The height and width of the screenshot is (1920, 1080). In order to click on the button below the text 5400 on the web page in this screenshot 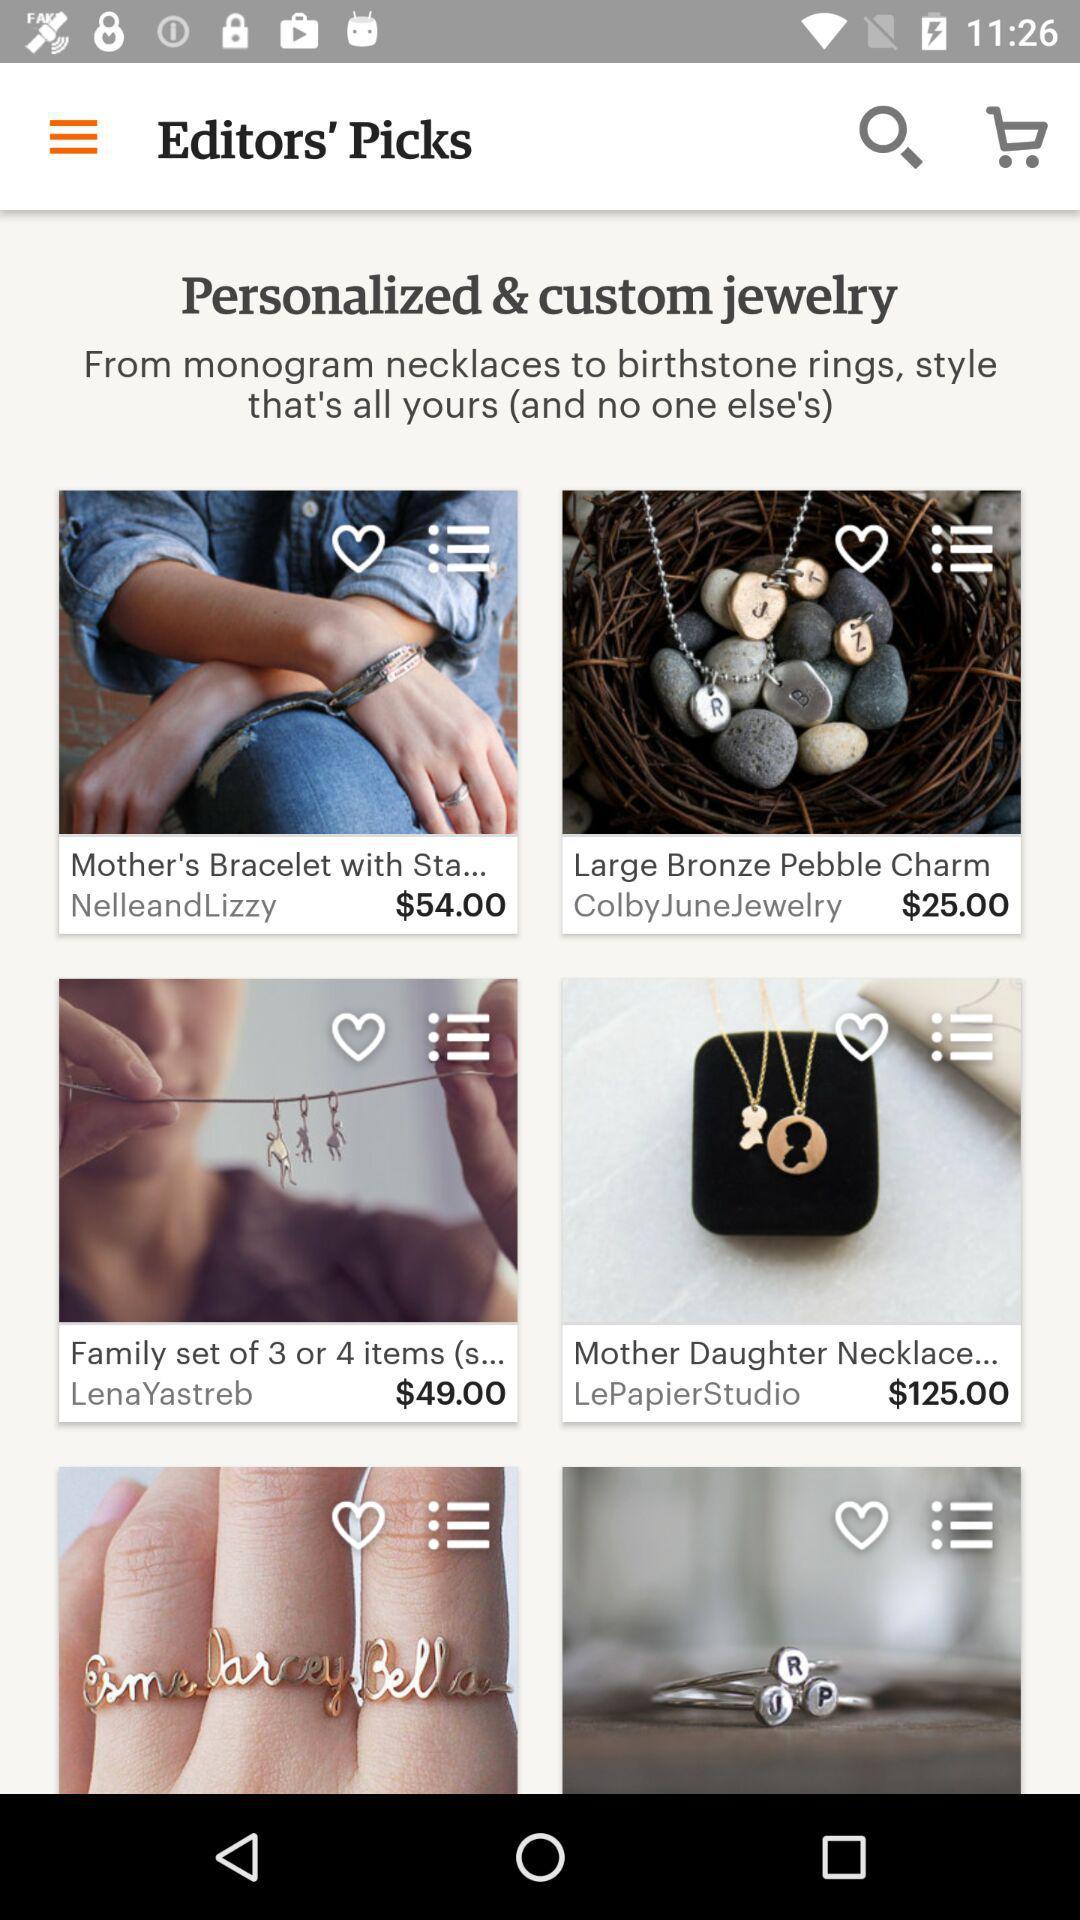, I will do `click(459, 1037)`.